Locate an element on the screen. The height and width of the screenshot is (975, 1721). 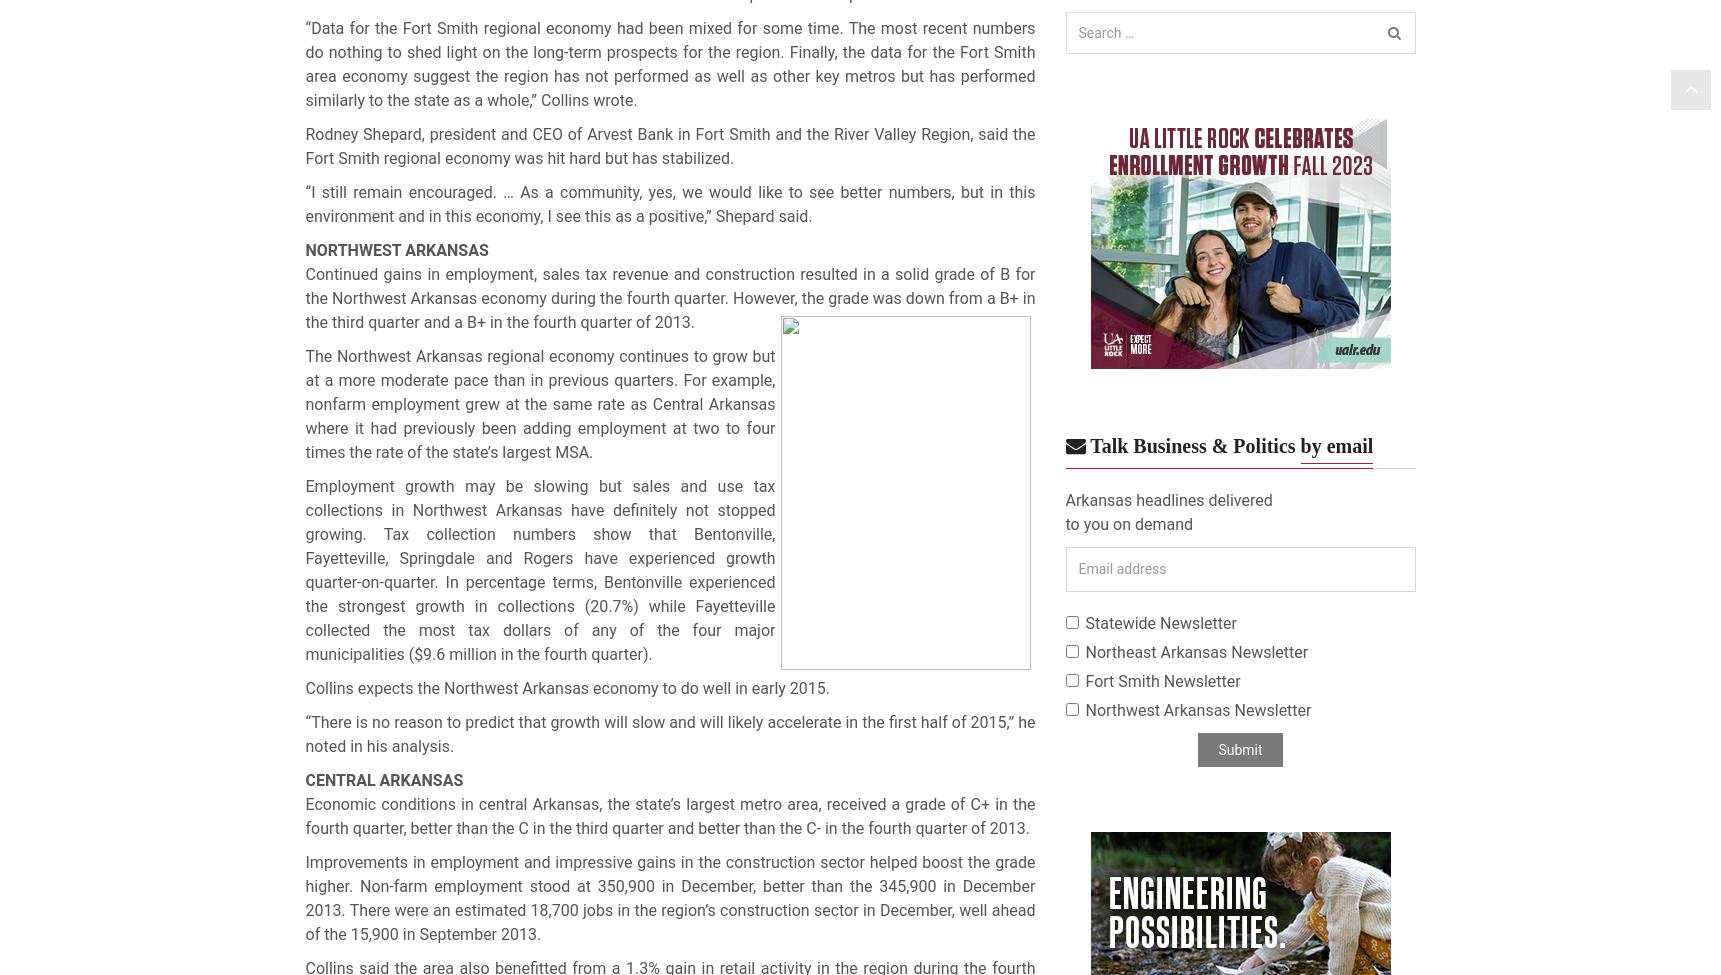
'Submit' is located at coordinates (1216, 747).